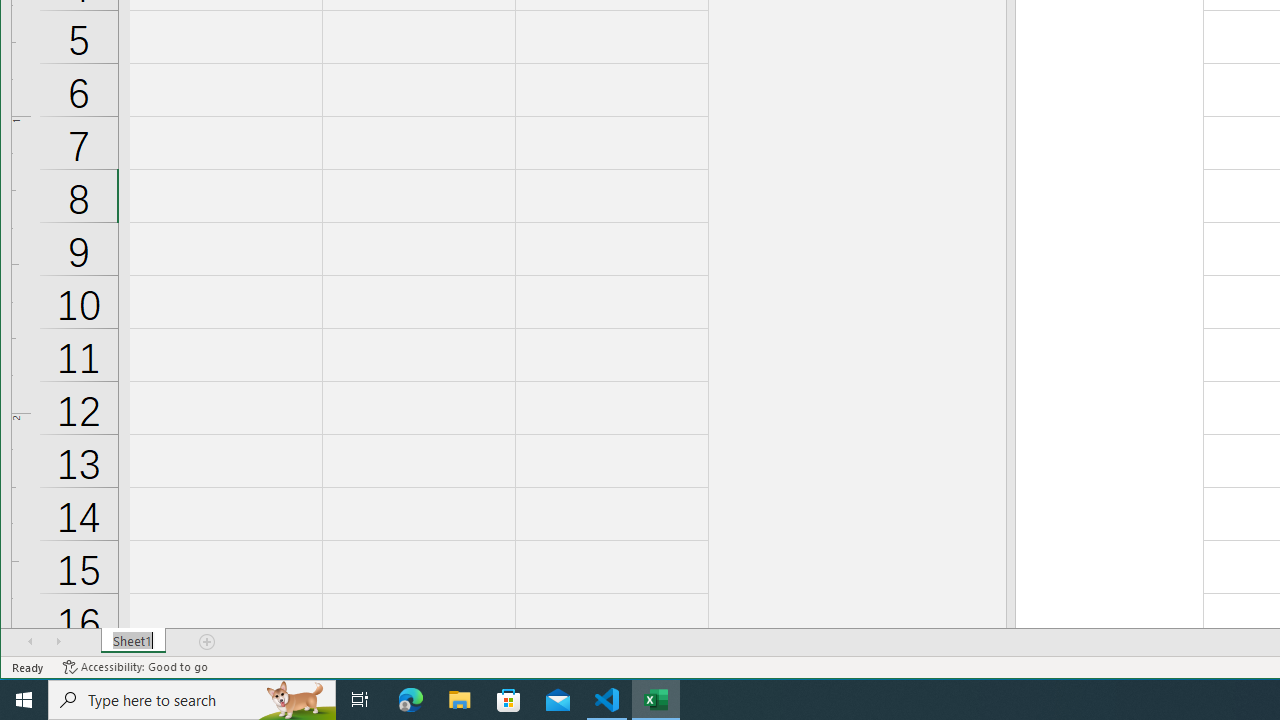 The height and width of the screenshot is (720, 1280). I want to click on 'Visual Studio Code - 1 running window', so click(606, 698).